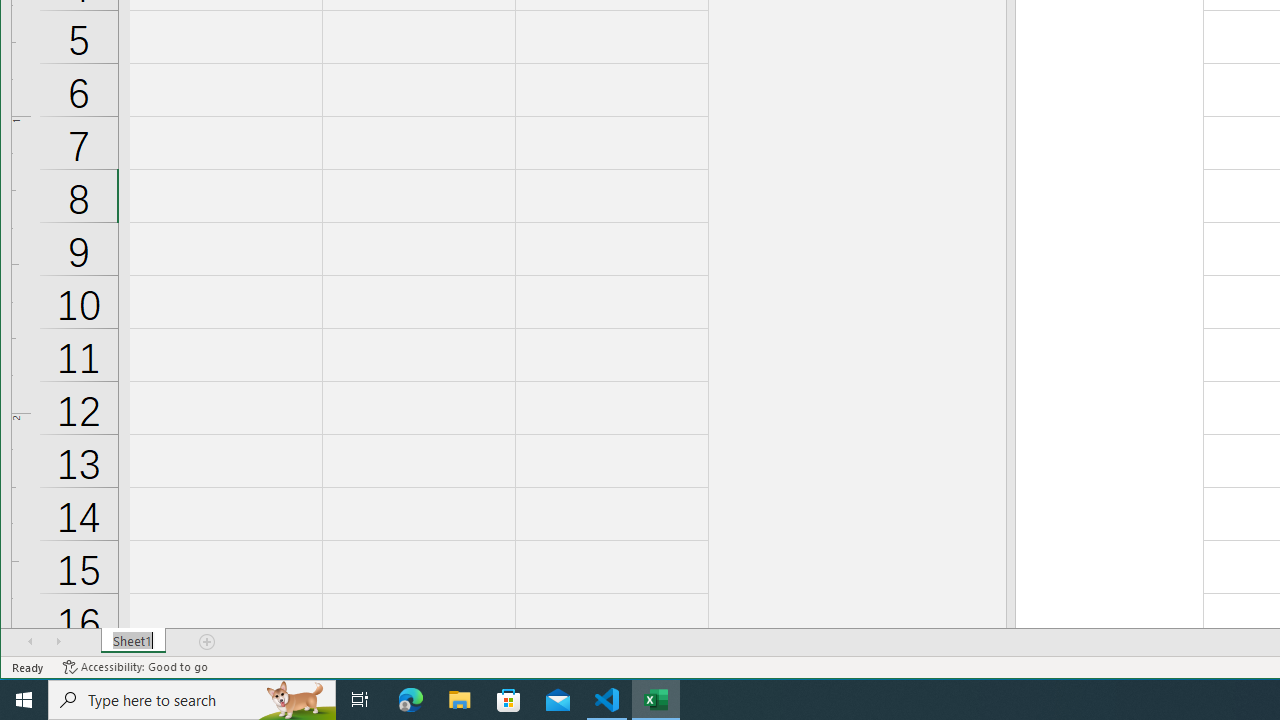 The height and width of the screenshot is (720, 1280). I want to click on 'Visual Studio Code - 1 running window', so click(606, 698).